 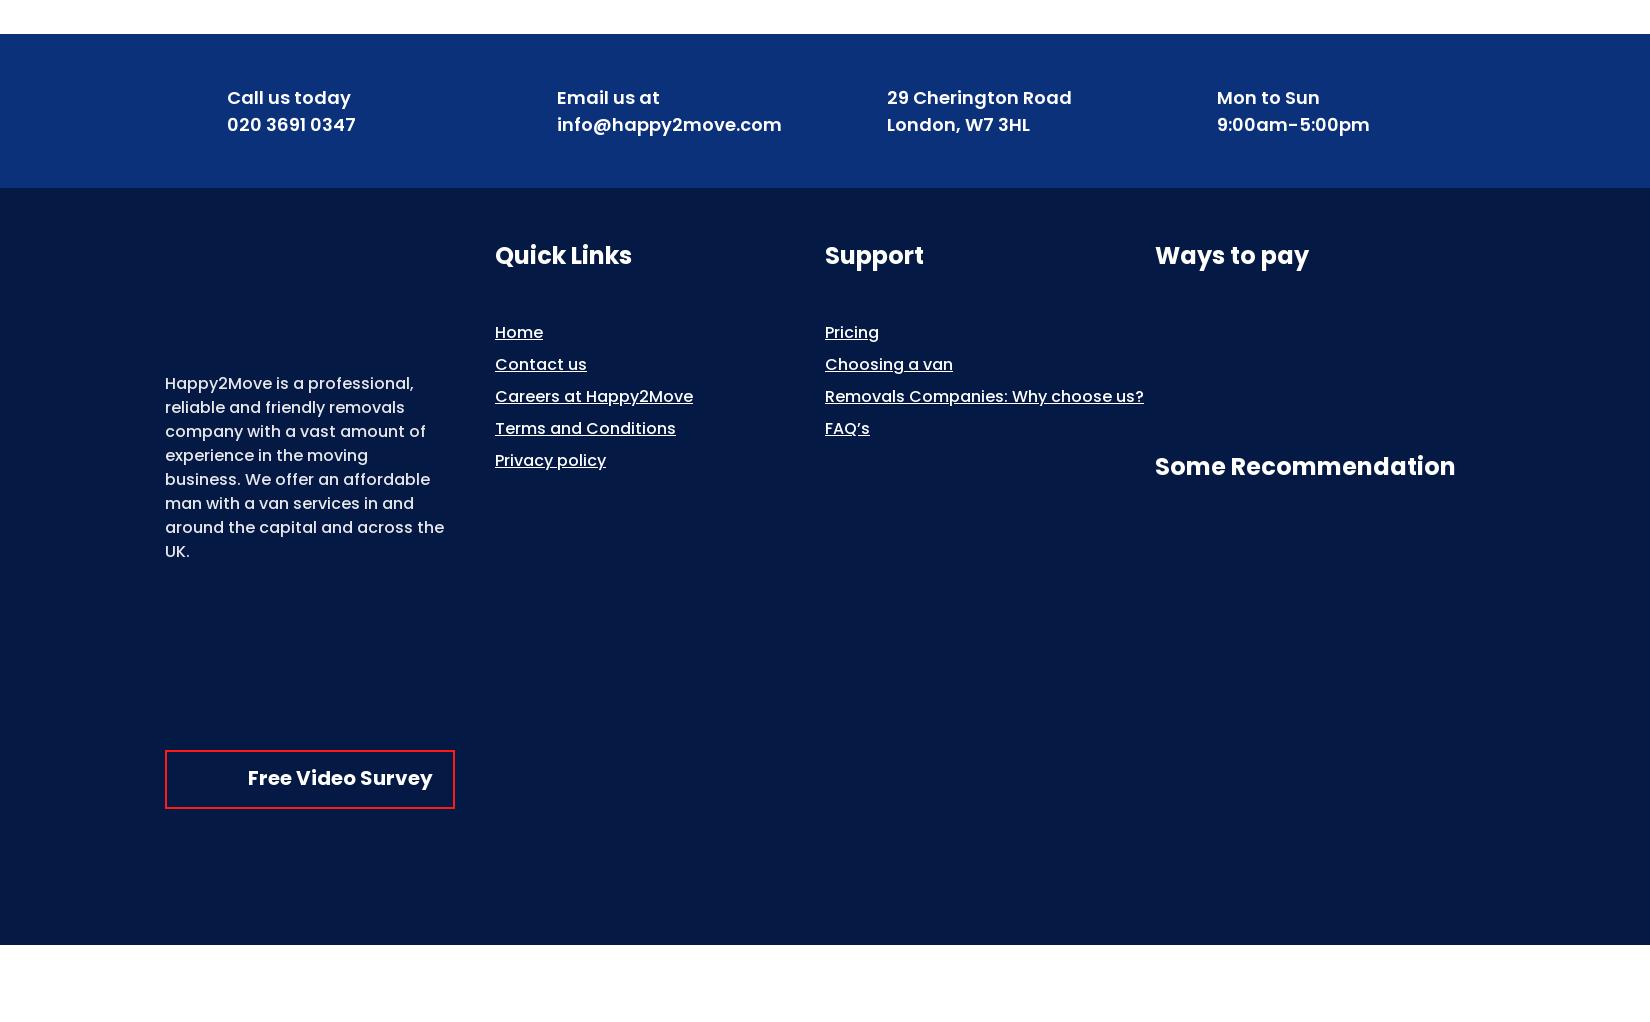 I want to click on 'Removals Companies: Why choose us?', so click(x=984, y=395).